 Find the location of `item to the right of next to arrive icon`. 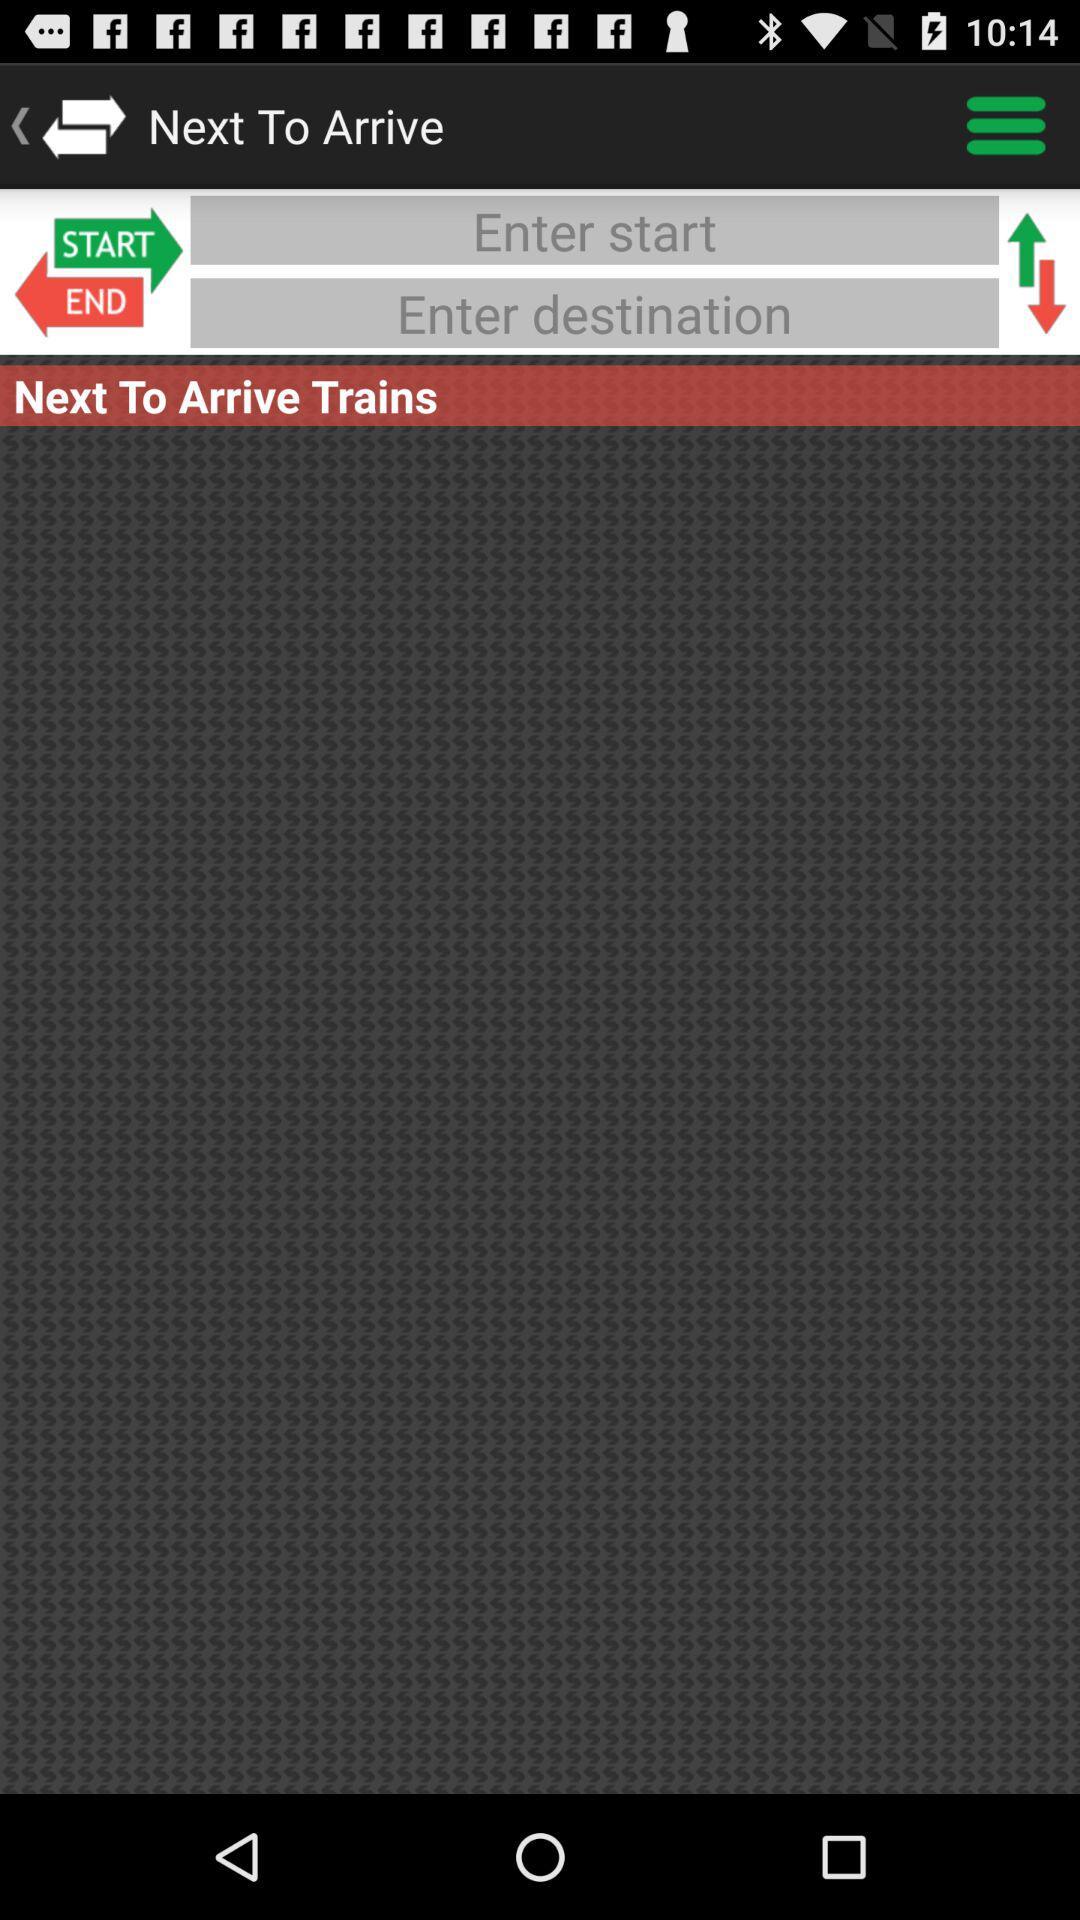

item to the right of next to arrive icon is located at coordinates (1006, 124).